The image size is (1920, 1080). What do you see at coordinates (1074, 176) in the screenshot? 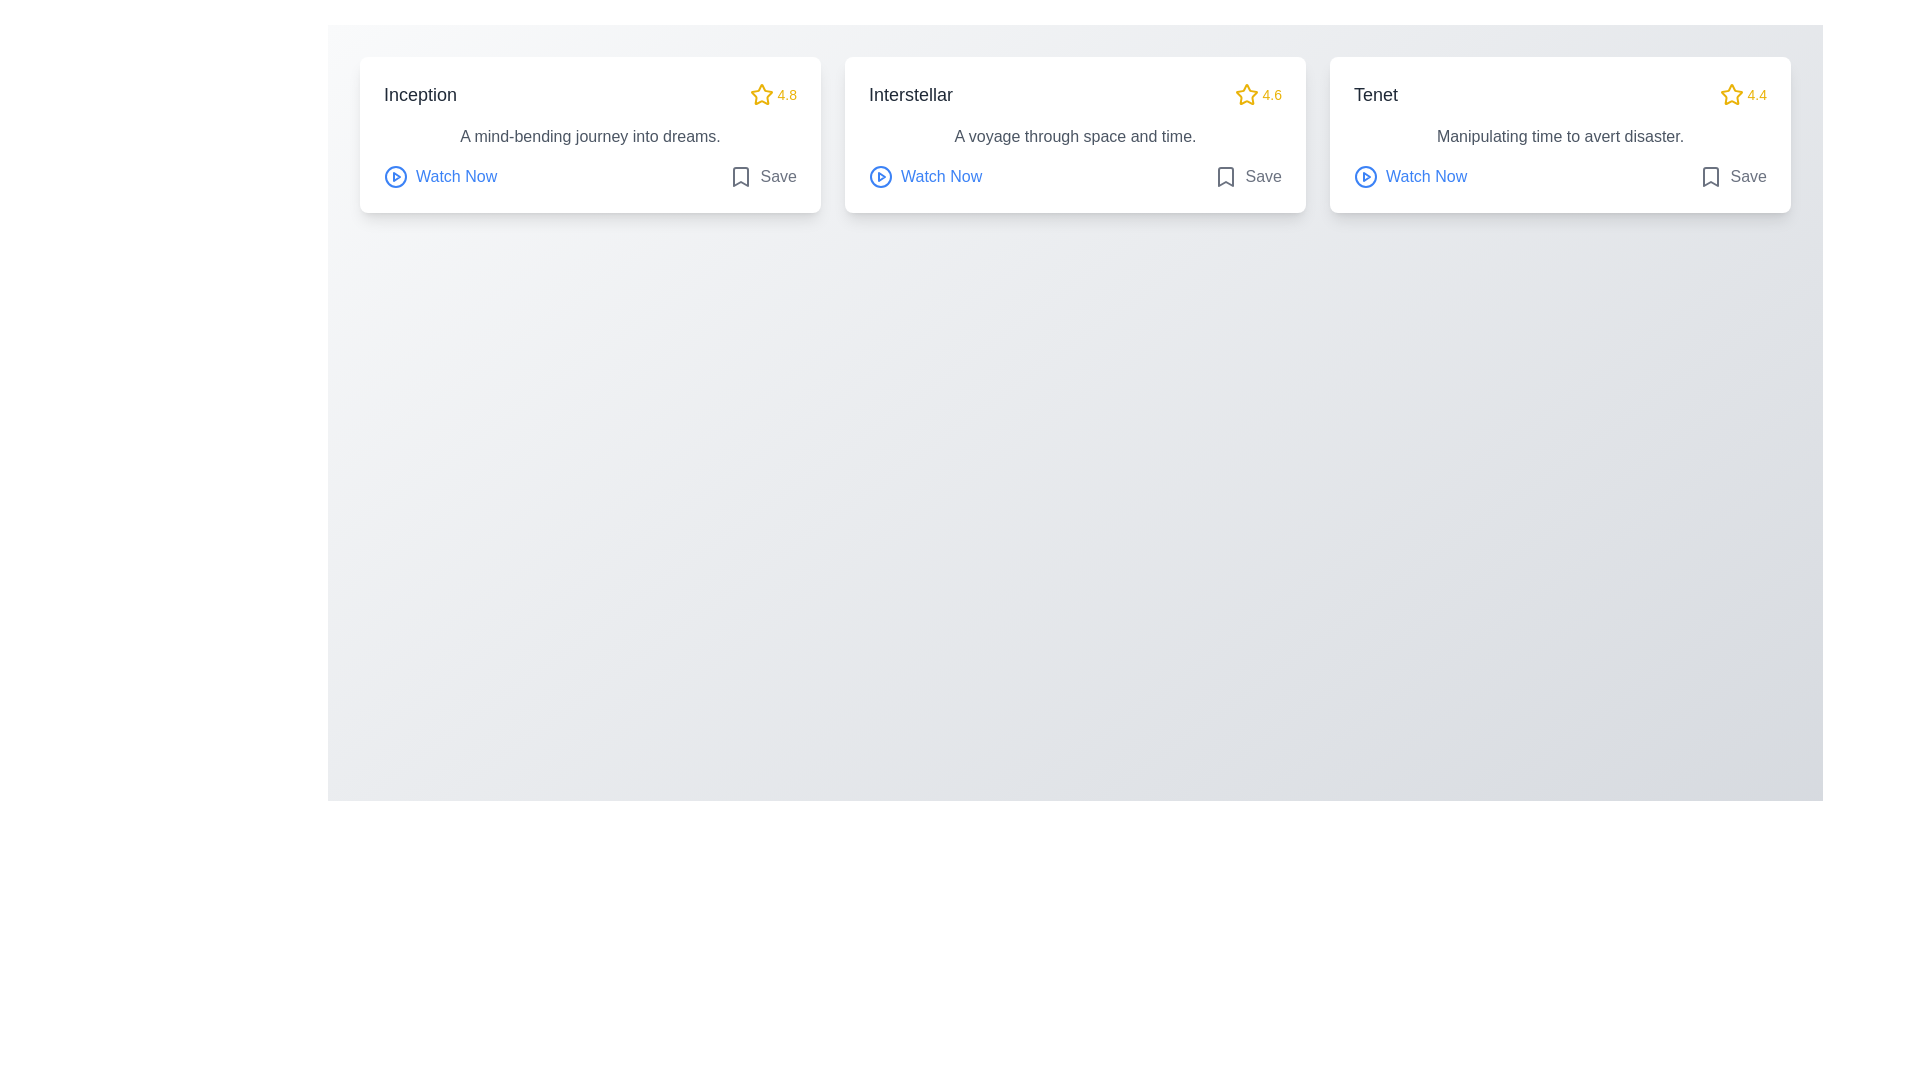
I see `the blue 'Watch Now' button on the combined action bar located at the bottom of the 'Interstellar' card to initiate playback` at bounding box center [1074, 176].